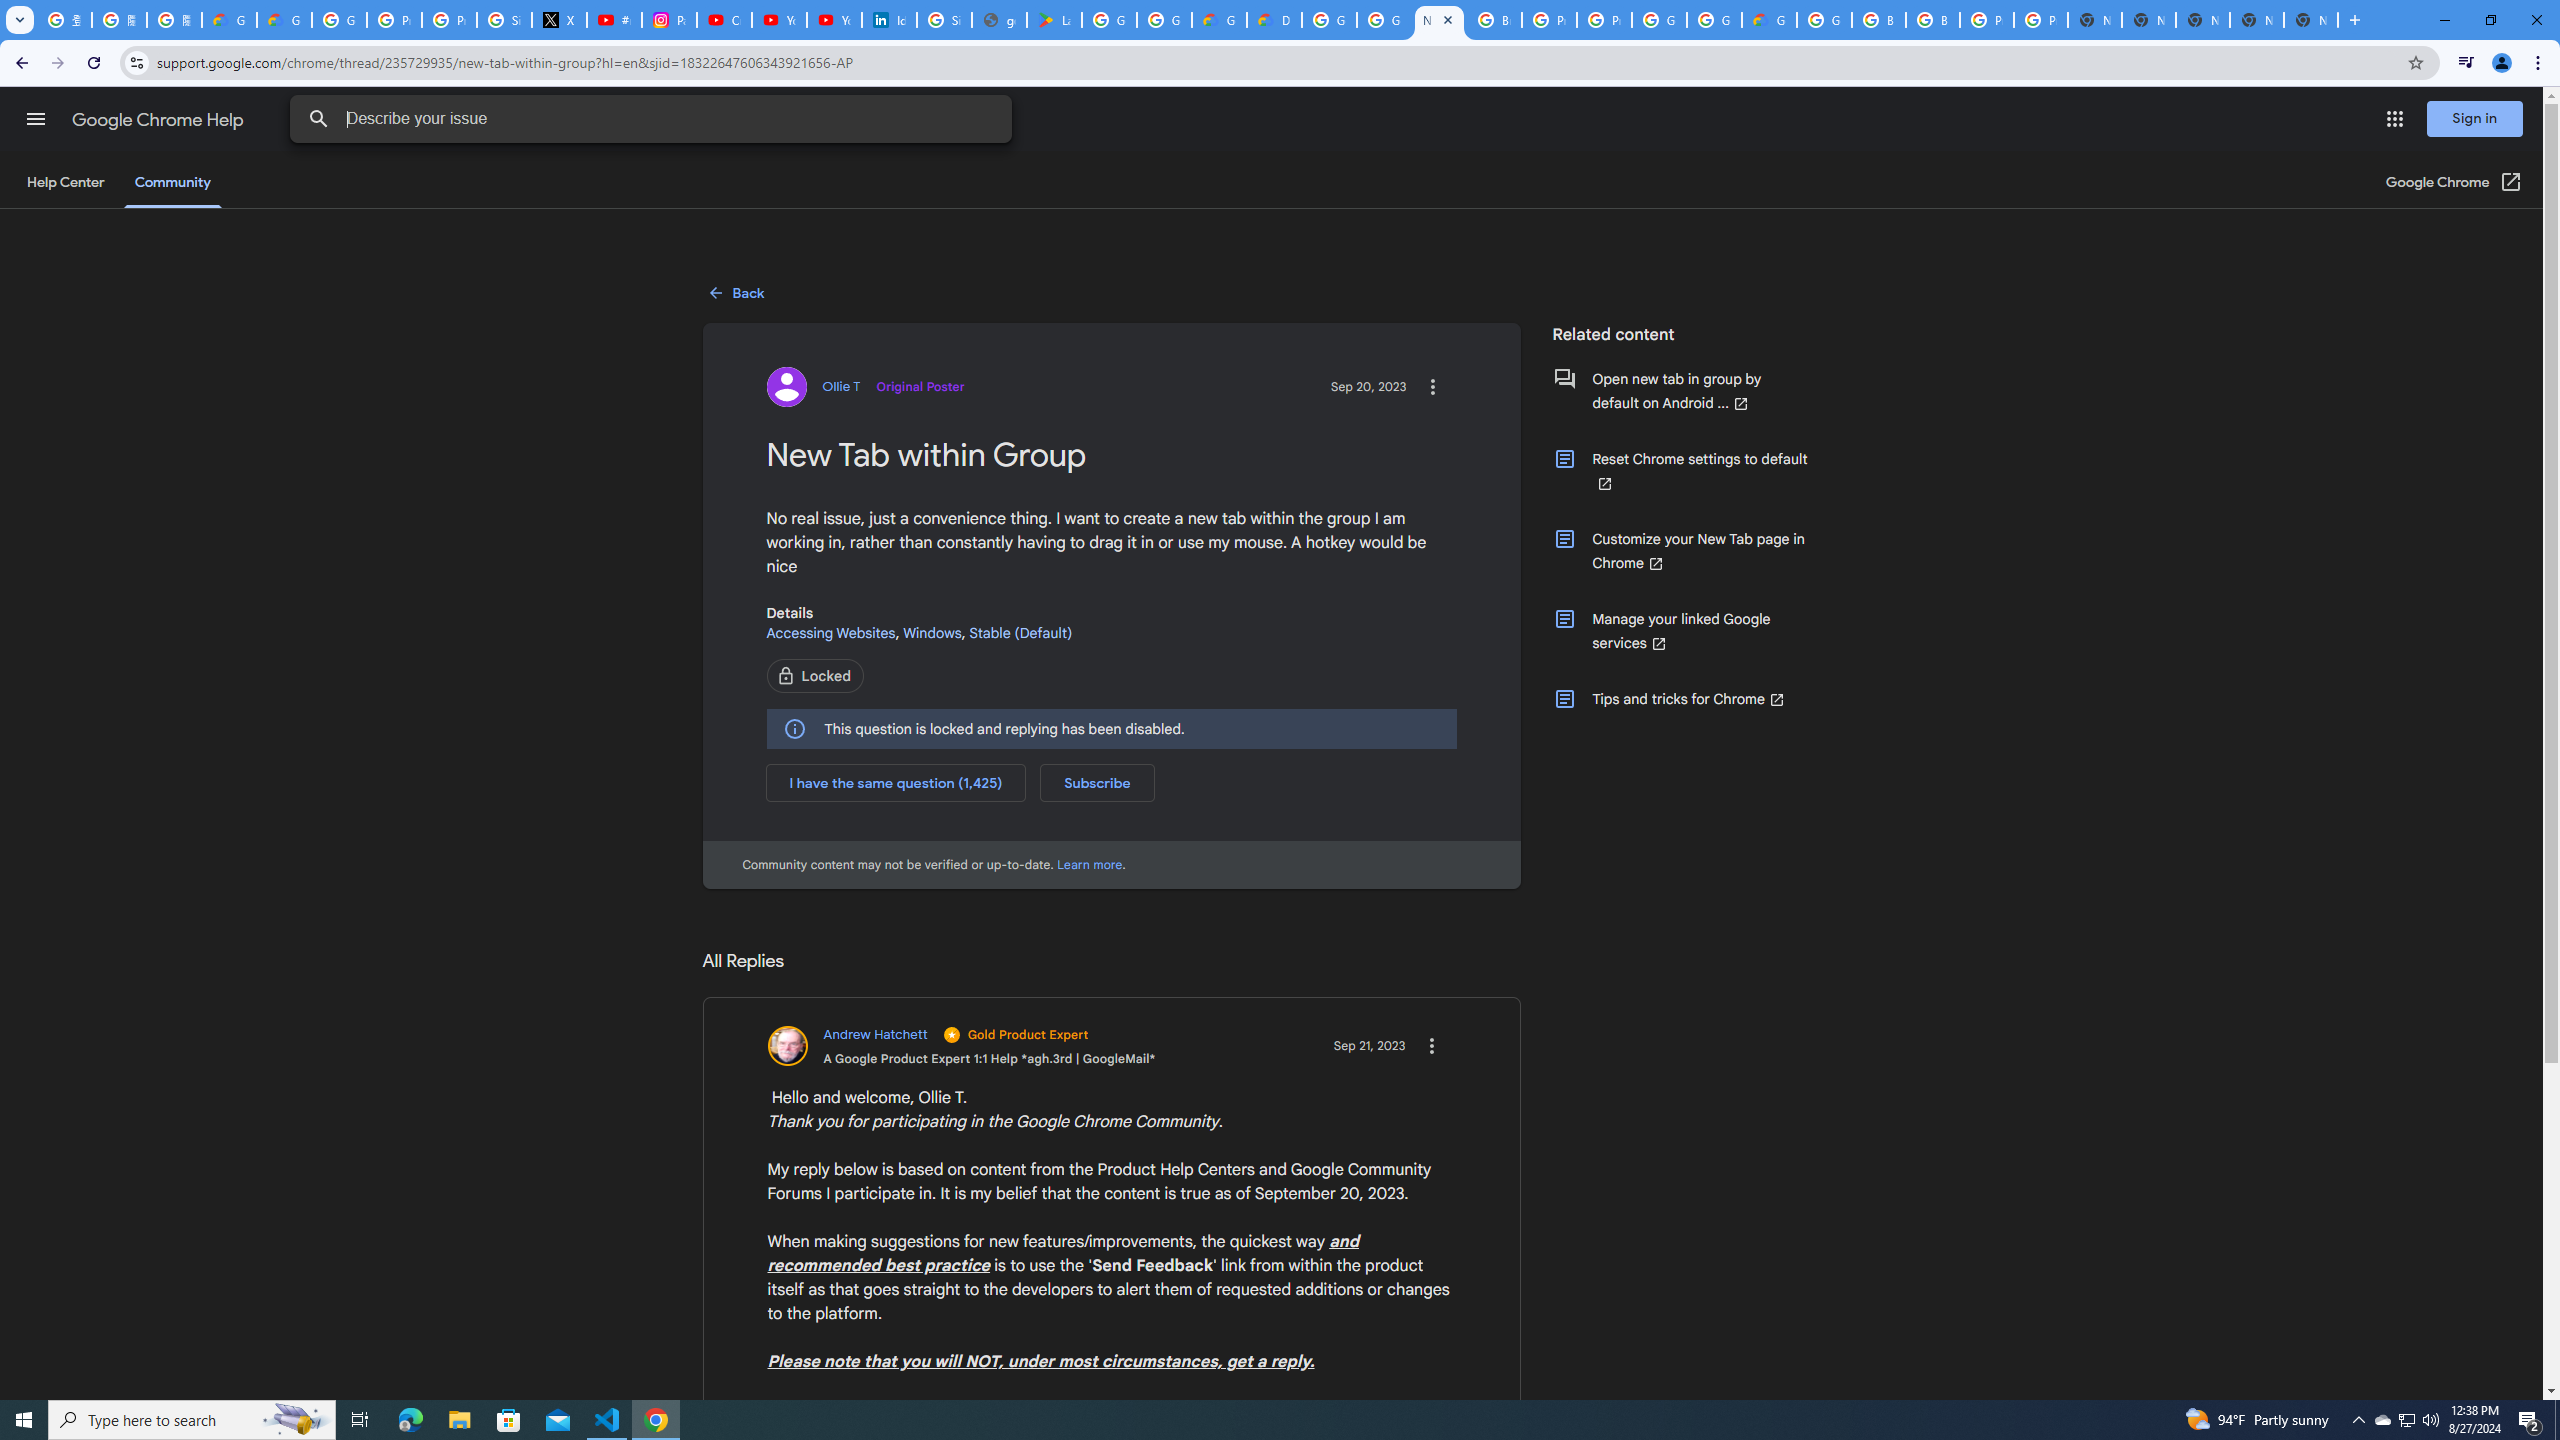  I want to click on 'Action items for the reply', so click(1430, 1045).